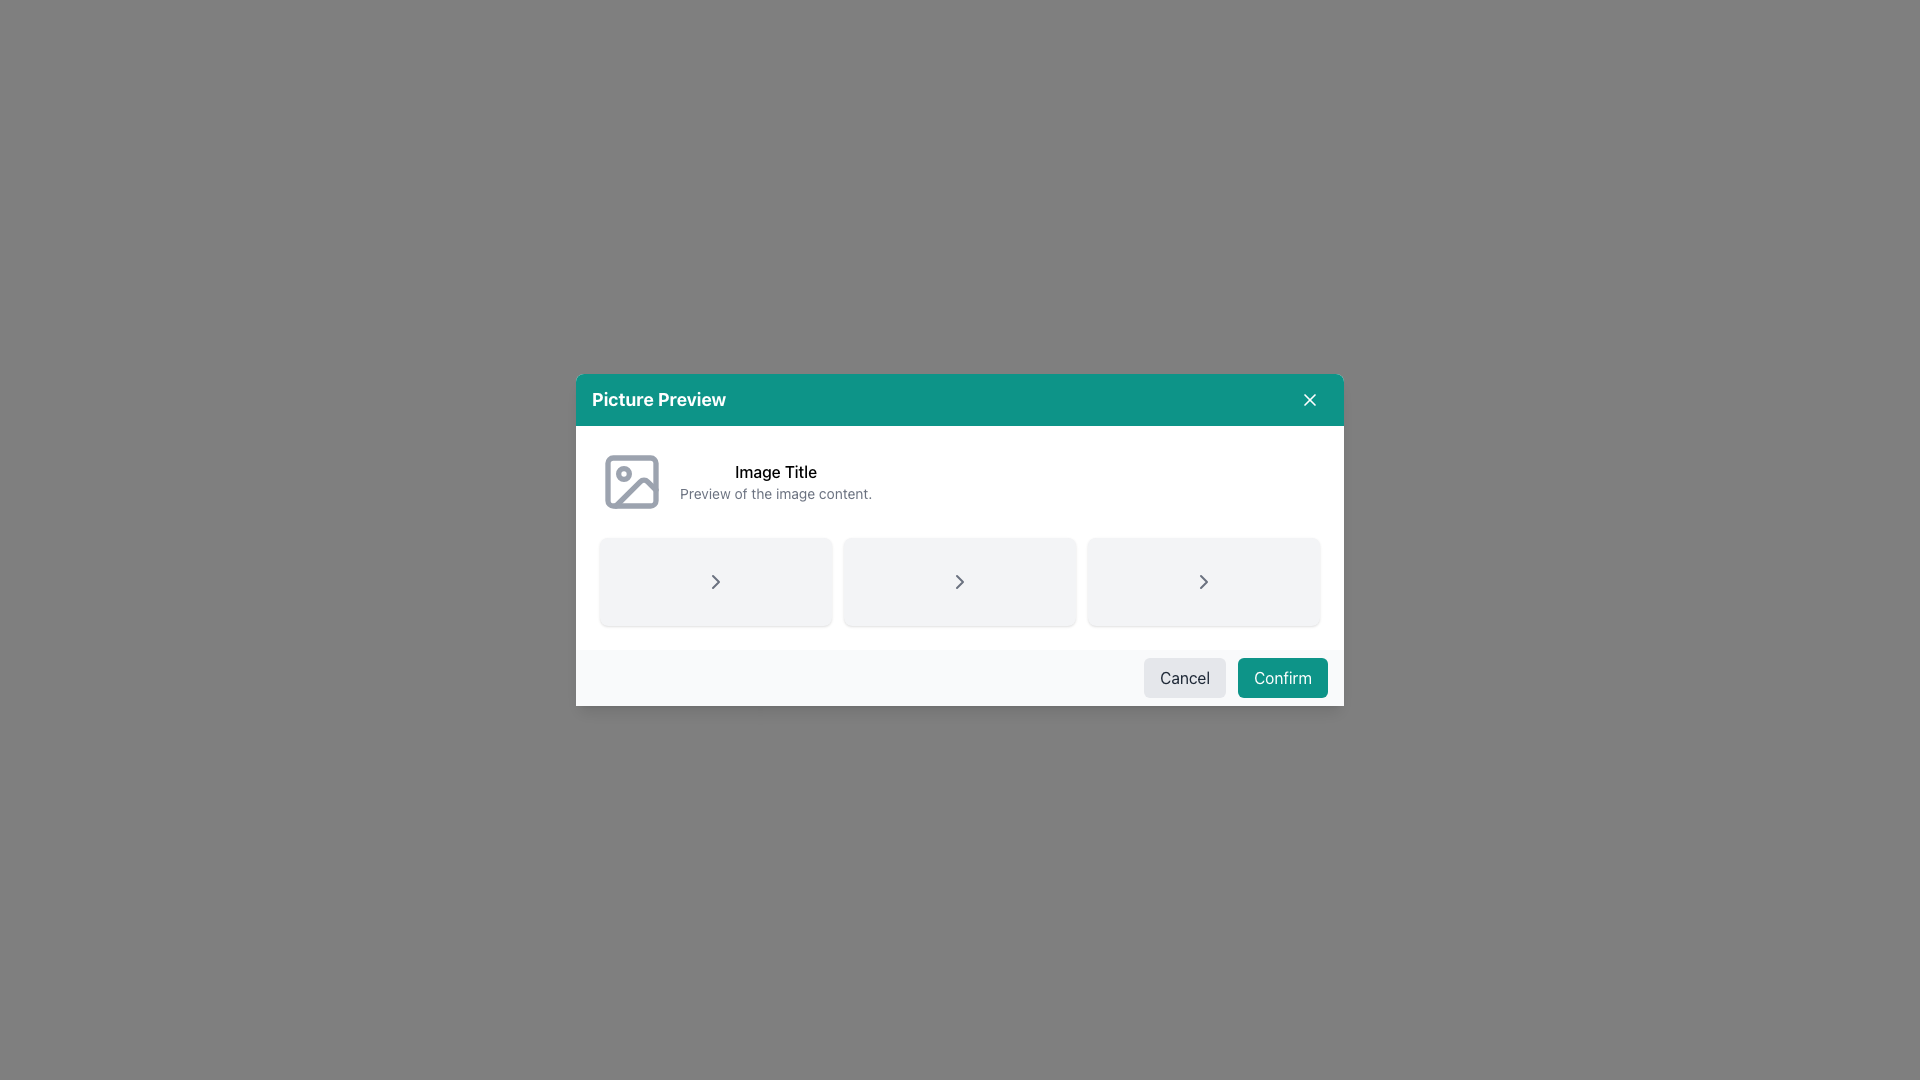 The width and height of the screenshot is (1920, 1080). What do you see at coordinates (631, 482) in the screenshot?
I see `the small rounded rectangle located at the top-left corner of the image icon depicting a mountain and sun` at bounding box center [631, 482].